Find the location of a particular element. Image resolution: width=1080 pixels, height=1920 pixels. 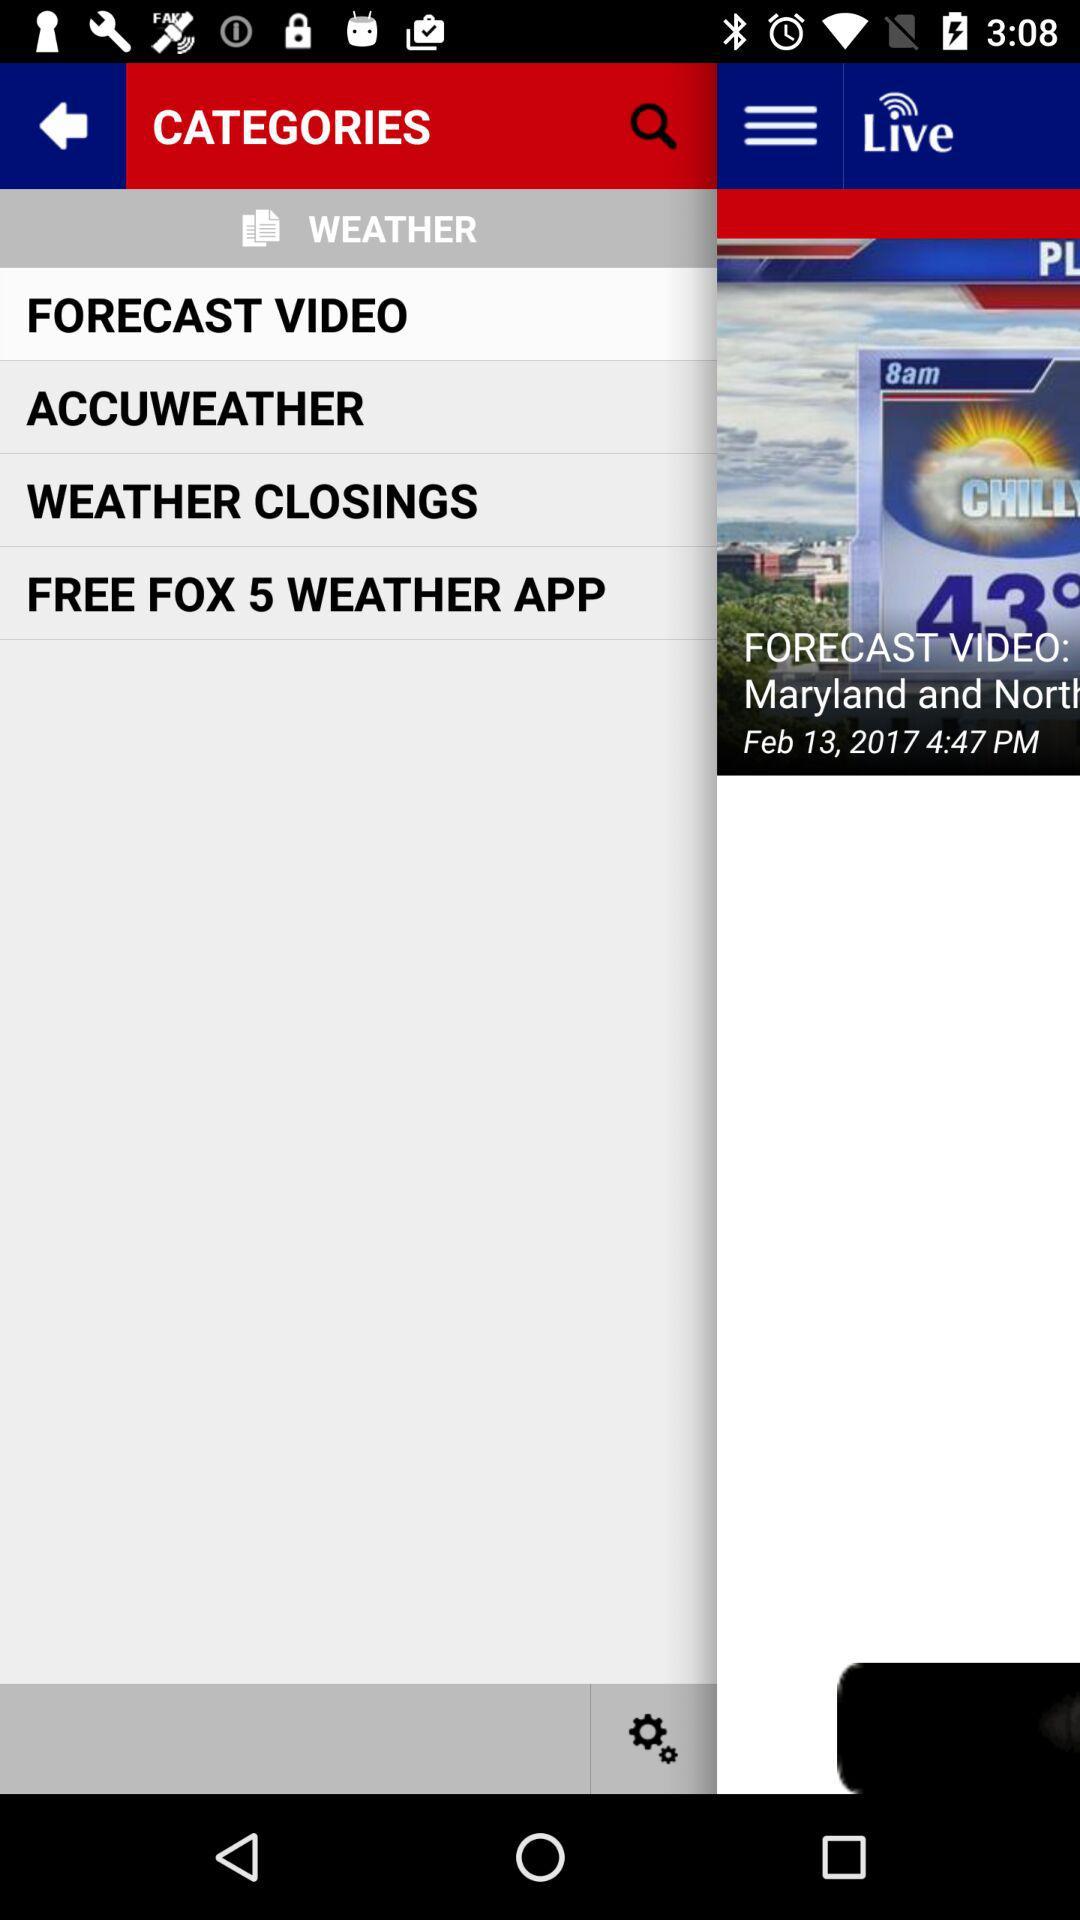

the menu icon is located at coordinates (778, 124).